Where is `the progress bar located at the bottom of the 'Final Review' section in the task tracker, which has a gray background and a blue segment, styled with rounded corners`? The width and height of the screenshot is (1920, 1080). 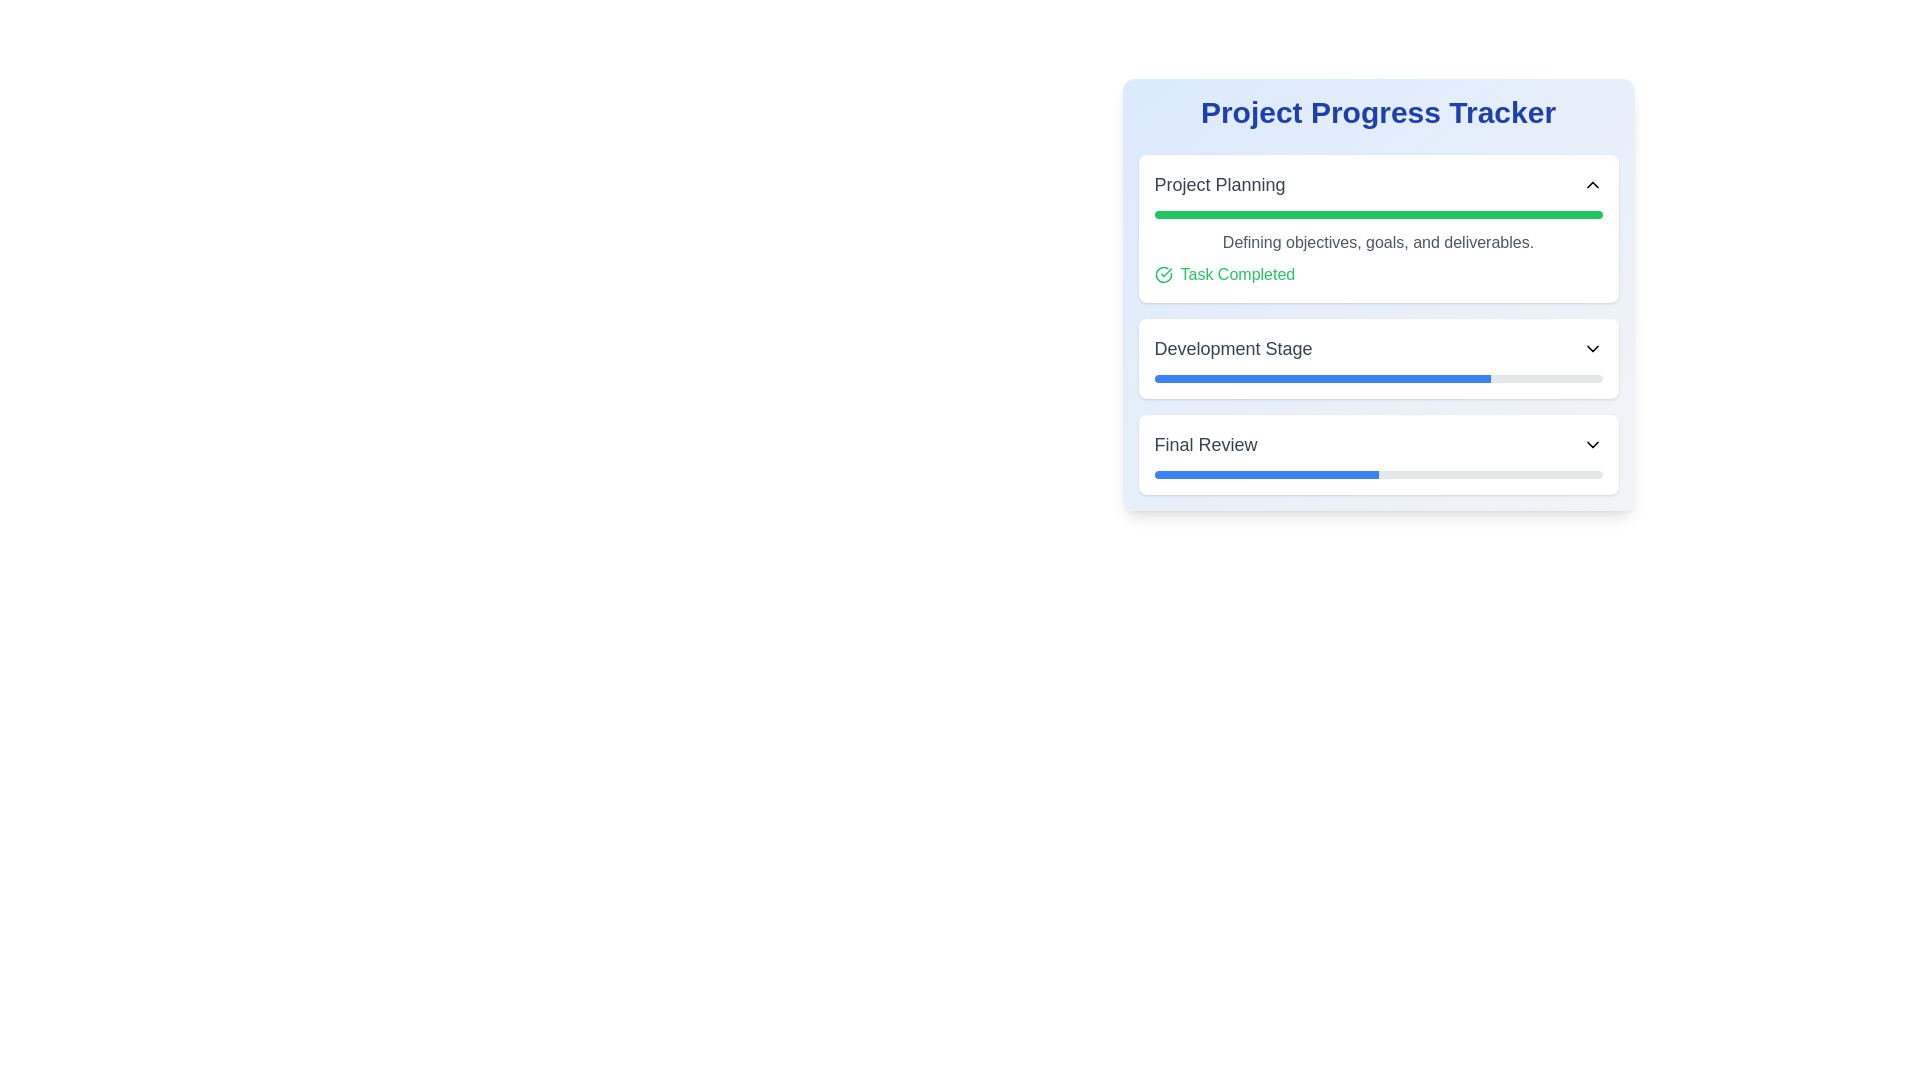 the progress bar located at the bottom of the 'Final Review' section in the task tracker, which has a gray background and a blue segment, styled with rounded corners is located at coordinates (1377, 474).